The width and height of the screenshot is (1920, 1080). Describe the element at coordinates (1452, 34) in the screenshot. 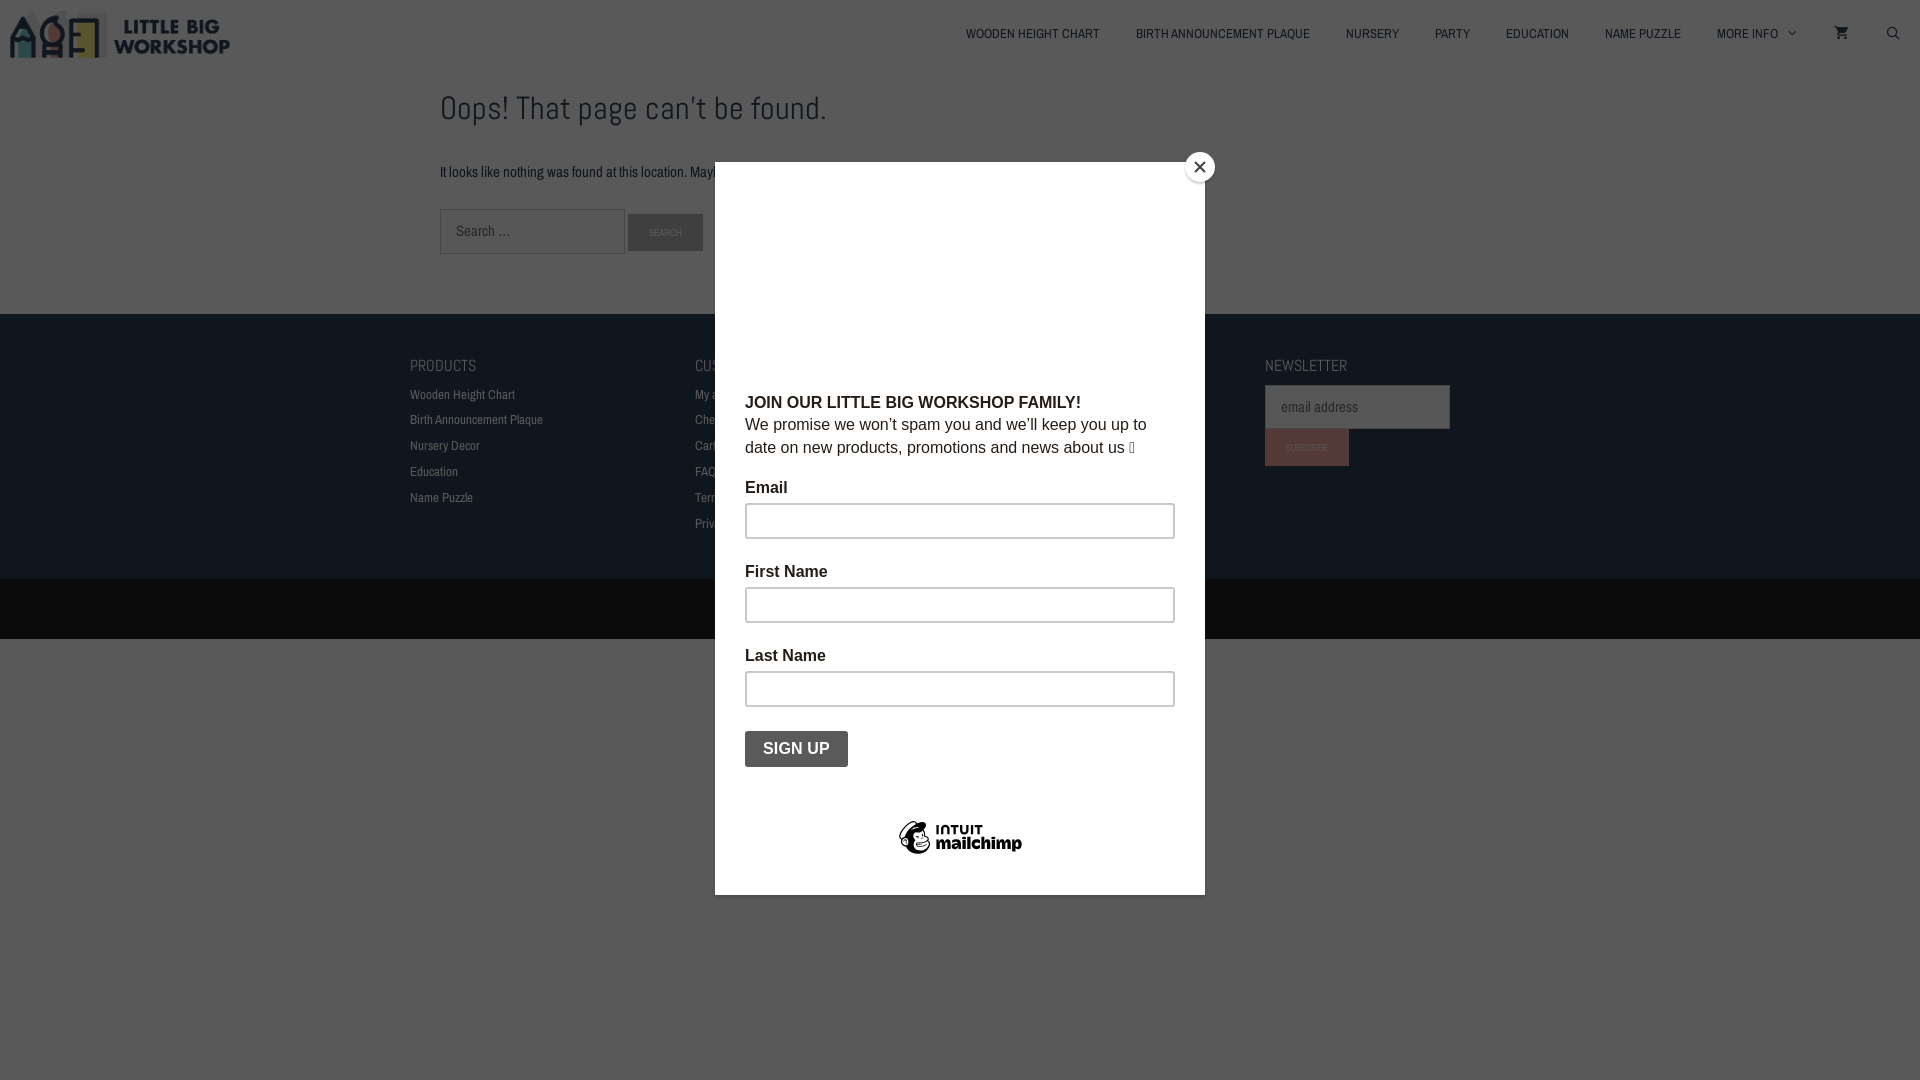

I see `'PARTY'` at that location.